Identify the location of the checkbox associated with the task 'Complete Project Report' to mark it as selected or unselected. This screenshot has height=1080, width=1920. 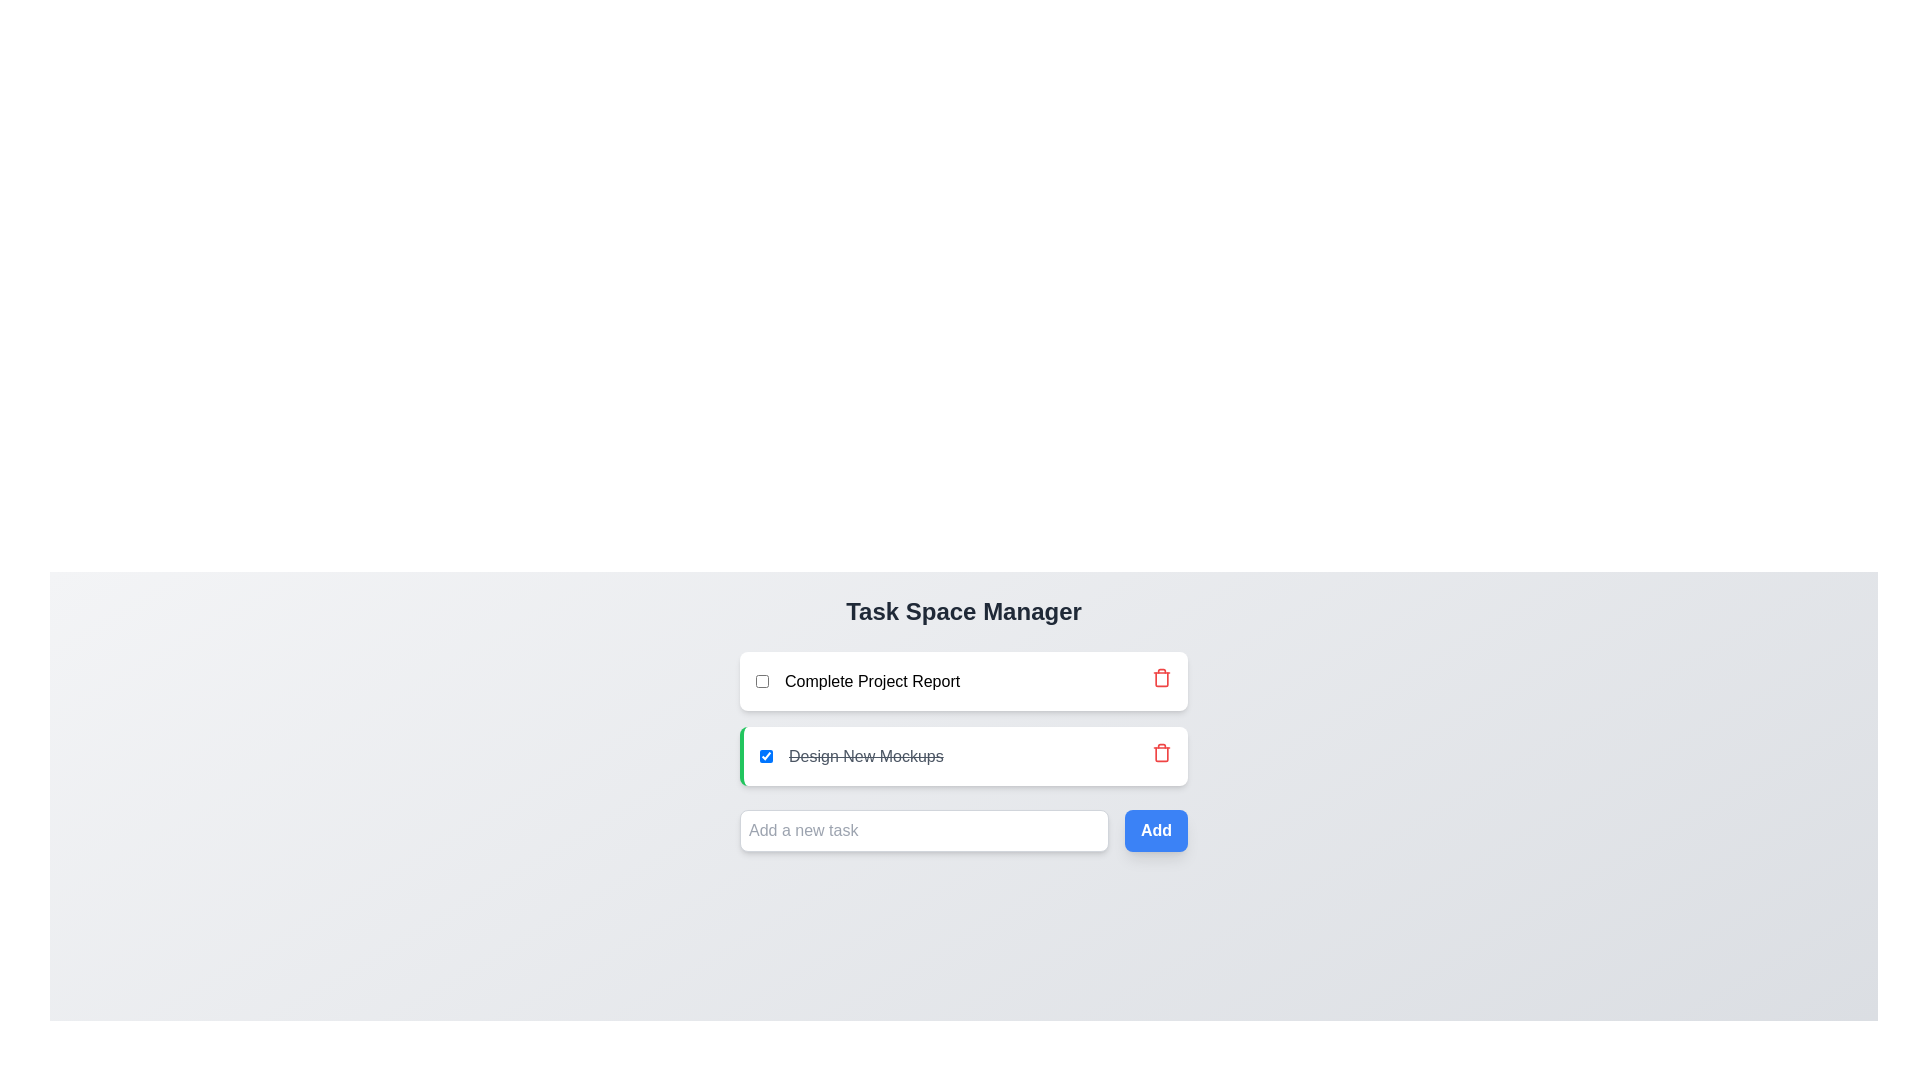
(761, 680).